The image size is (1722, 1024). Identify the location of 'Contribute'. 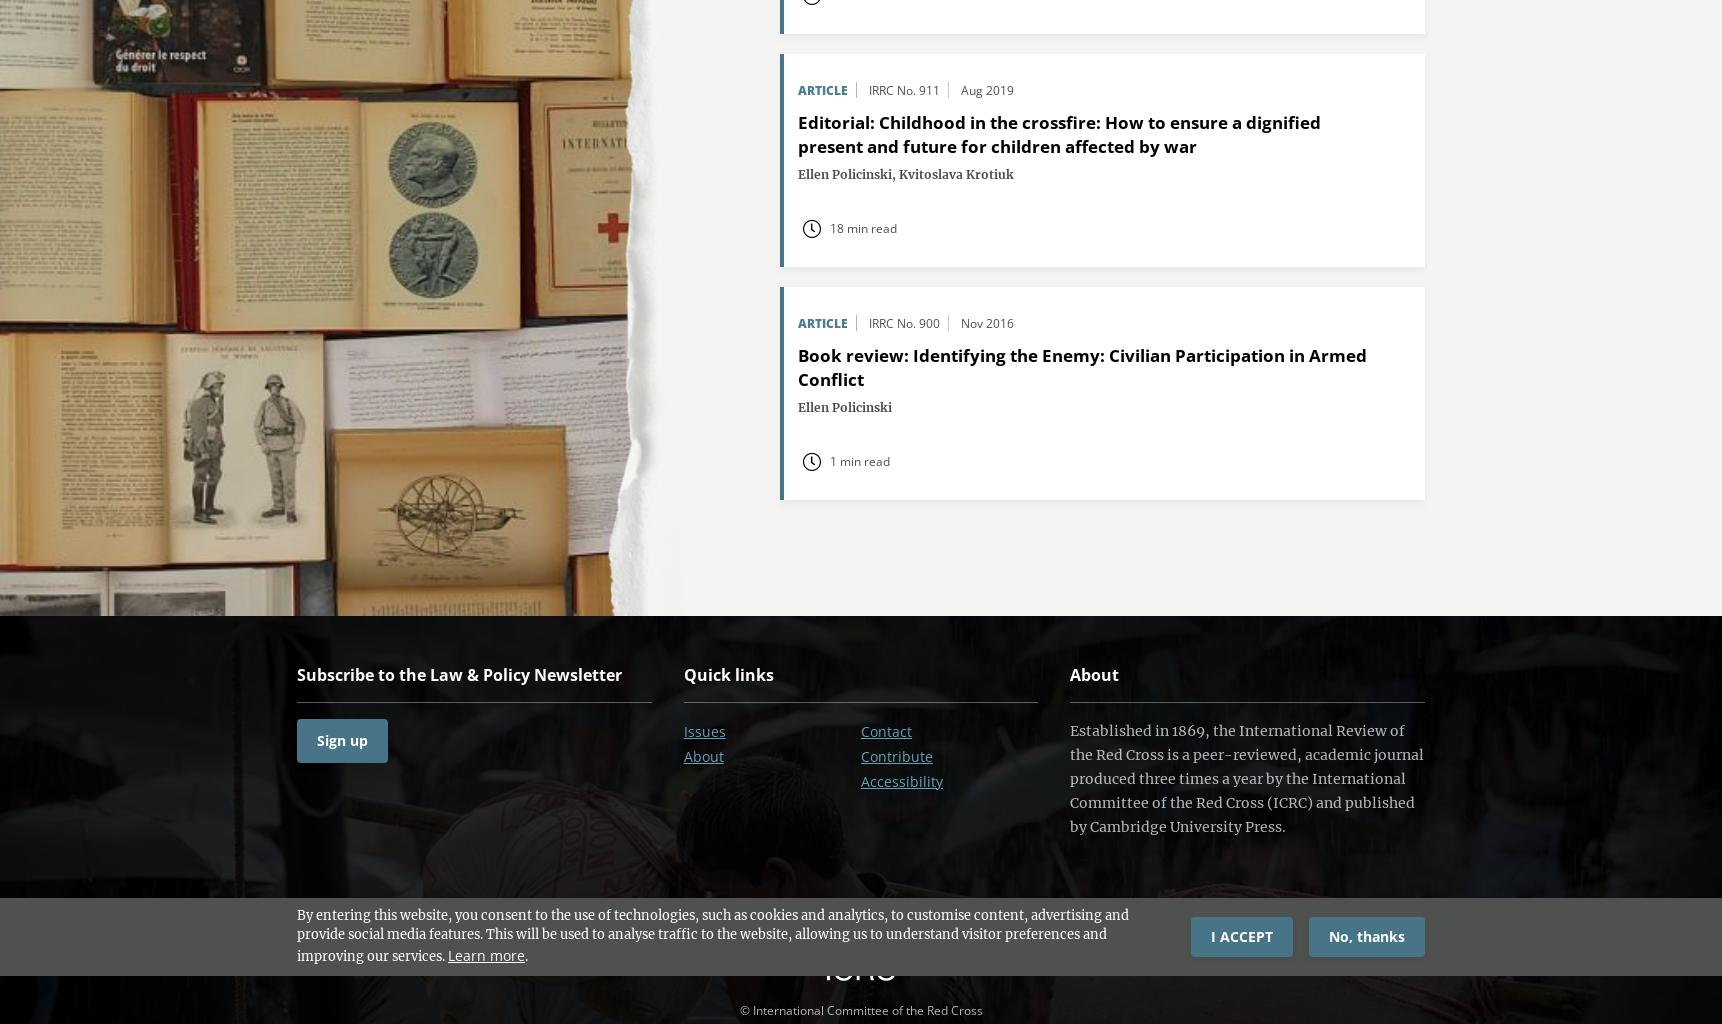
(895, 755).